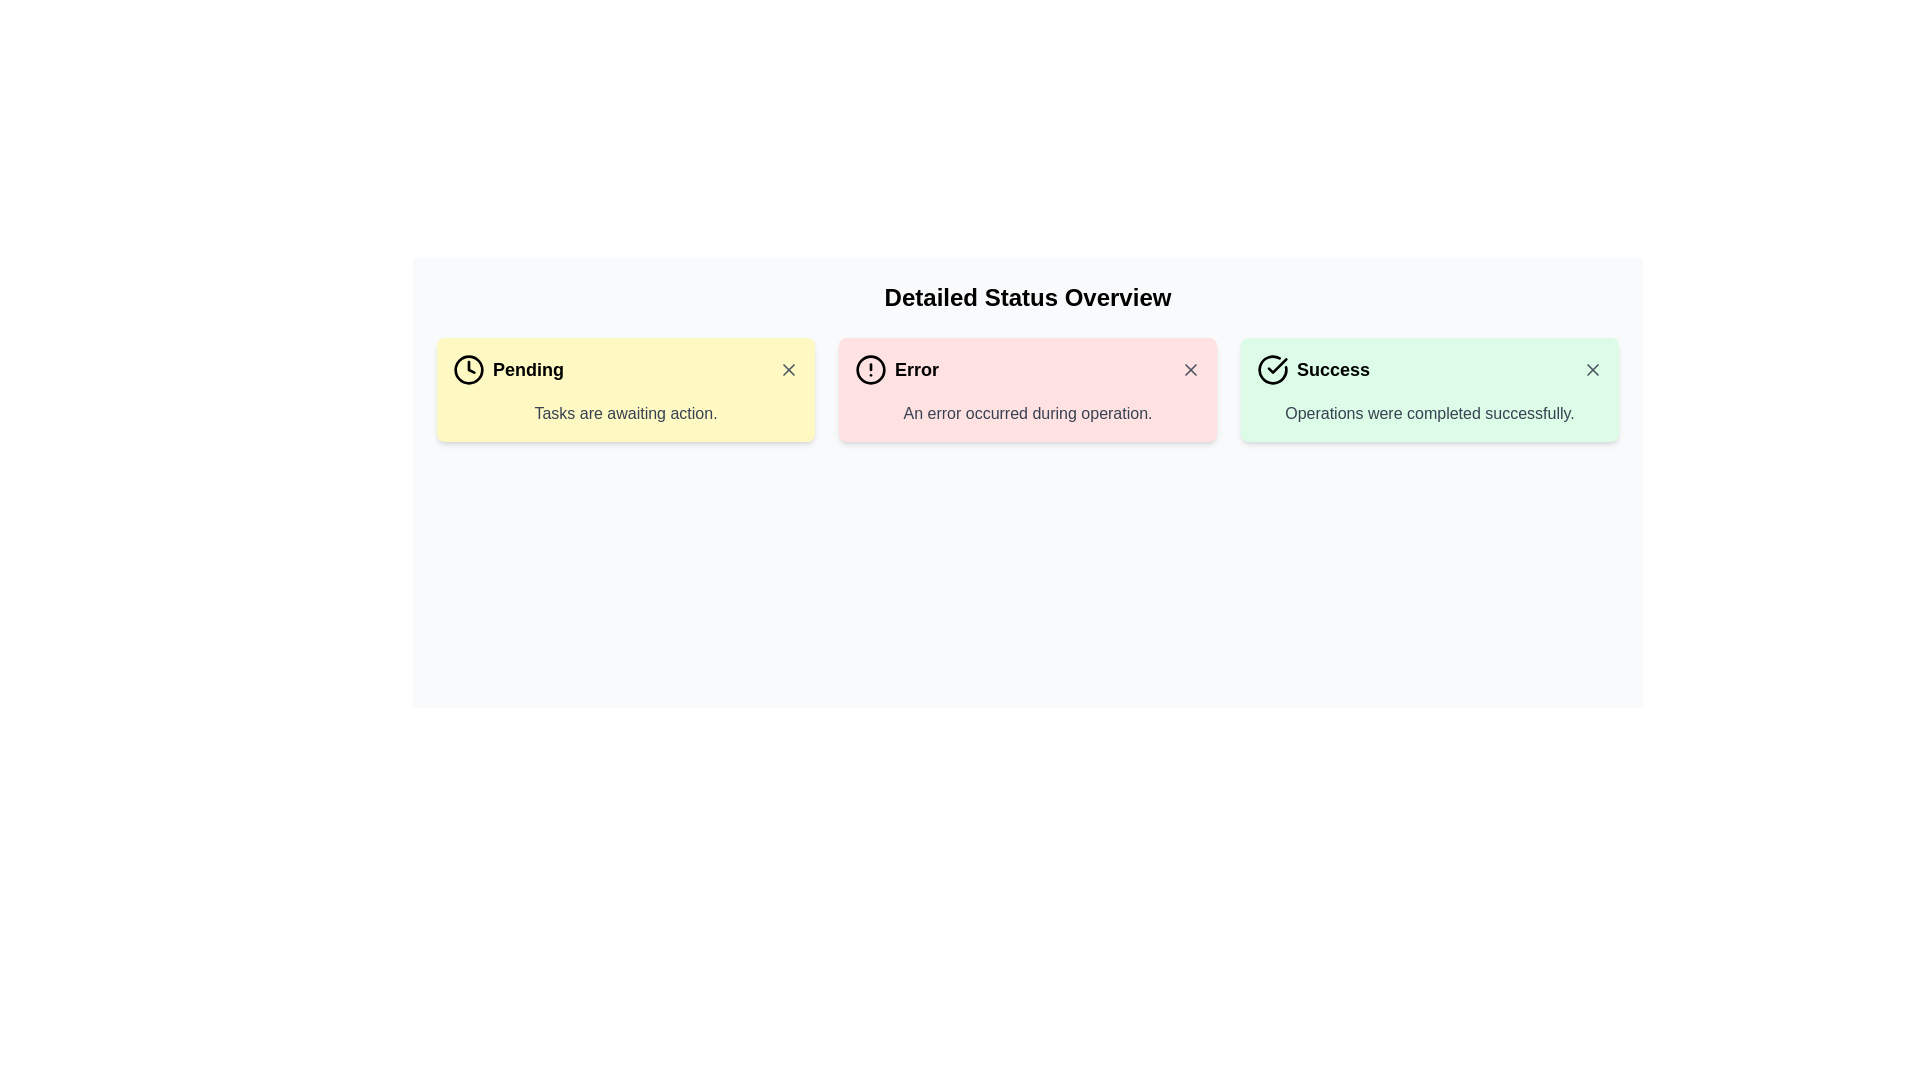 This screenshot has height=1080, width=1920. What do you see at coordinates (528, 370) in the screenshot?
I see `text from the bold 'Pending' label, which is displayed on a light yellow background within the status card, slightly to the right of the clock icon` at bounding box center [528, 370].